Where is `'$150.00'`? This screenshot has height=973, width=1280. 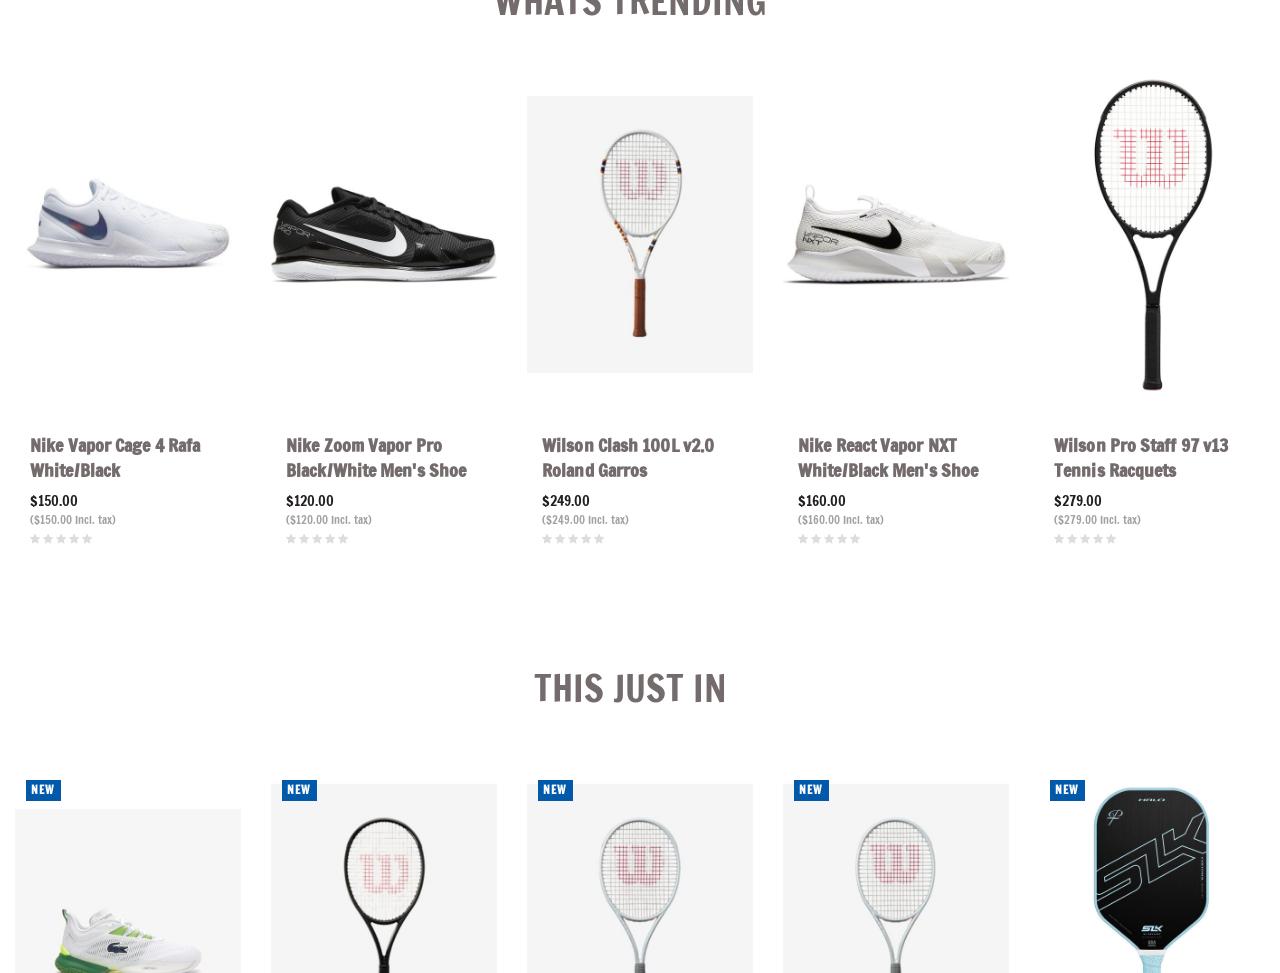 '$150.00' is located at coordinates (54, 499).